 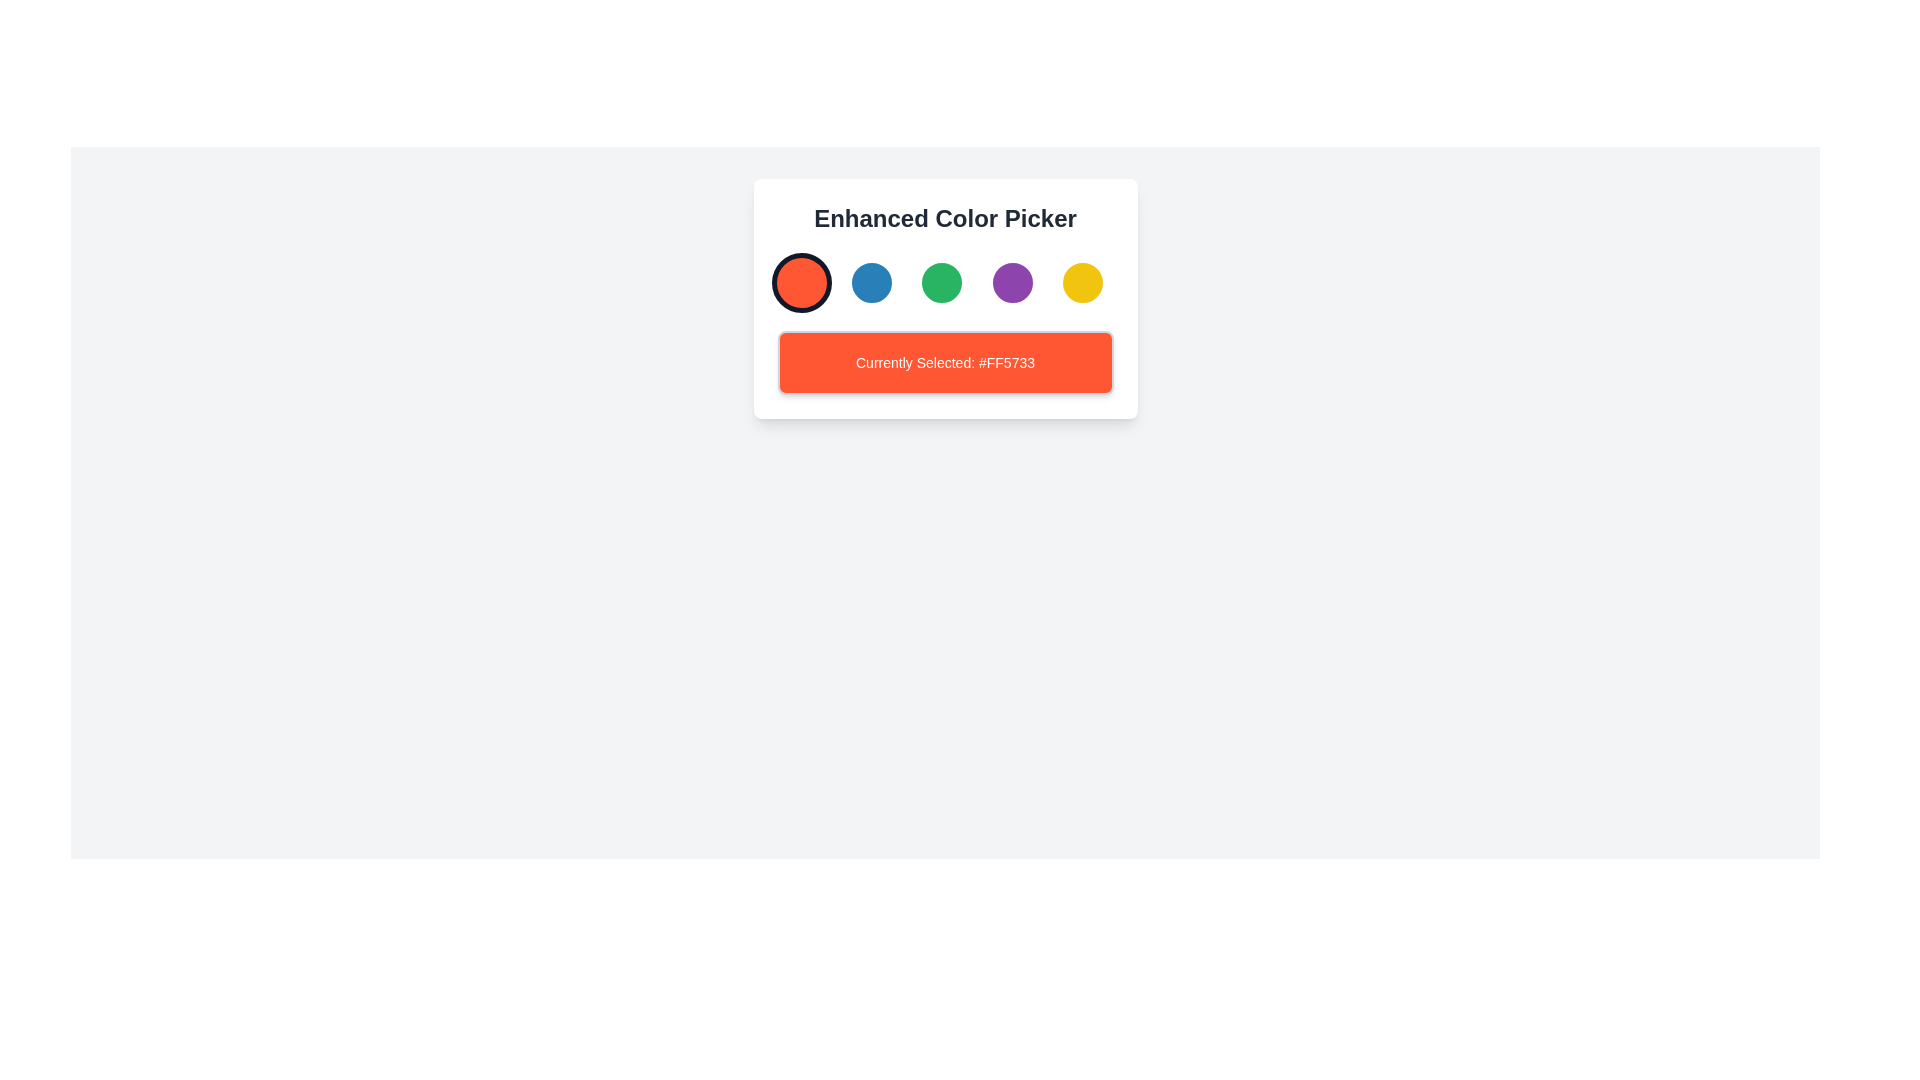 What do you see at coordinates (801, 282) in the screenshot?
I see `the first circular button with a red-orange color and black border, located in the card labeled 'Enhanced Color Picker'` at bounding box center [801, 282].